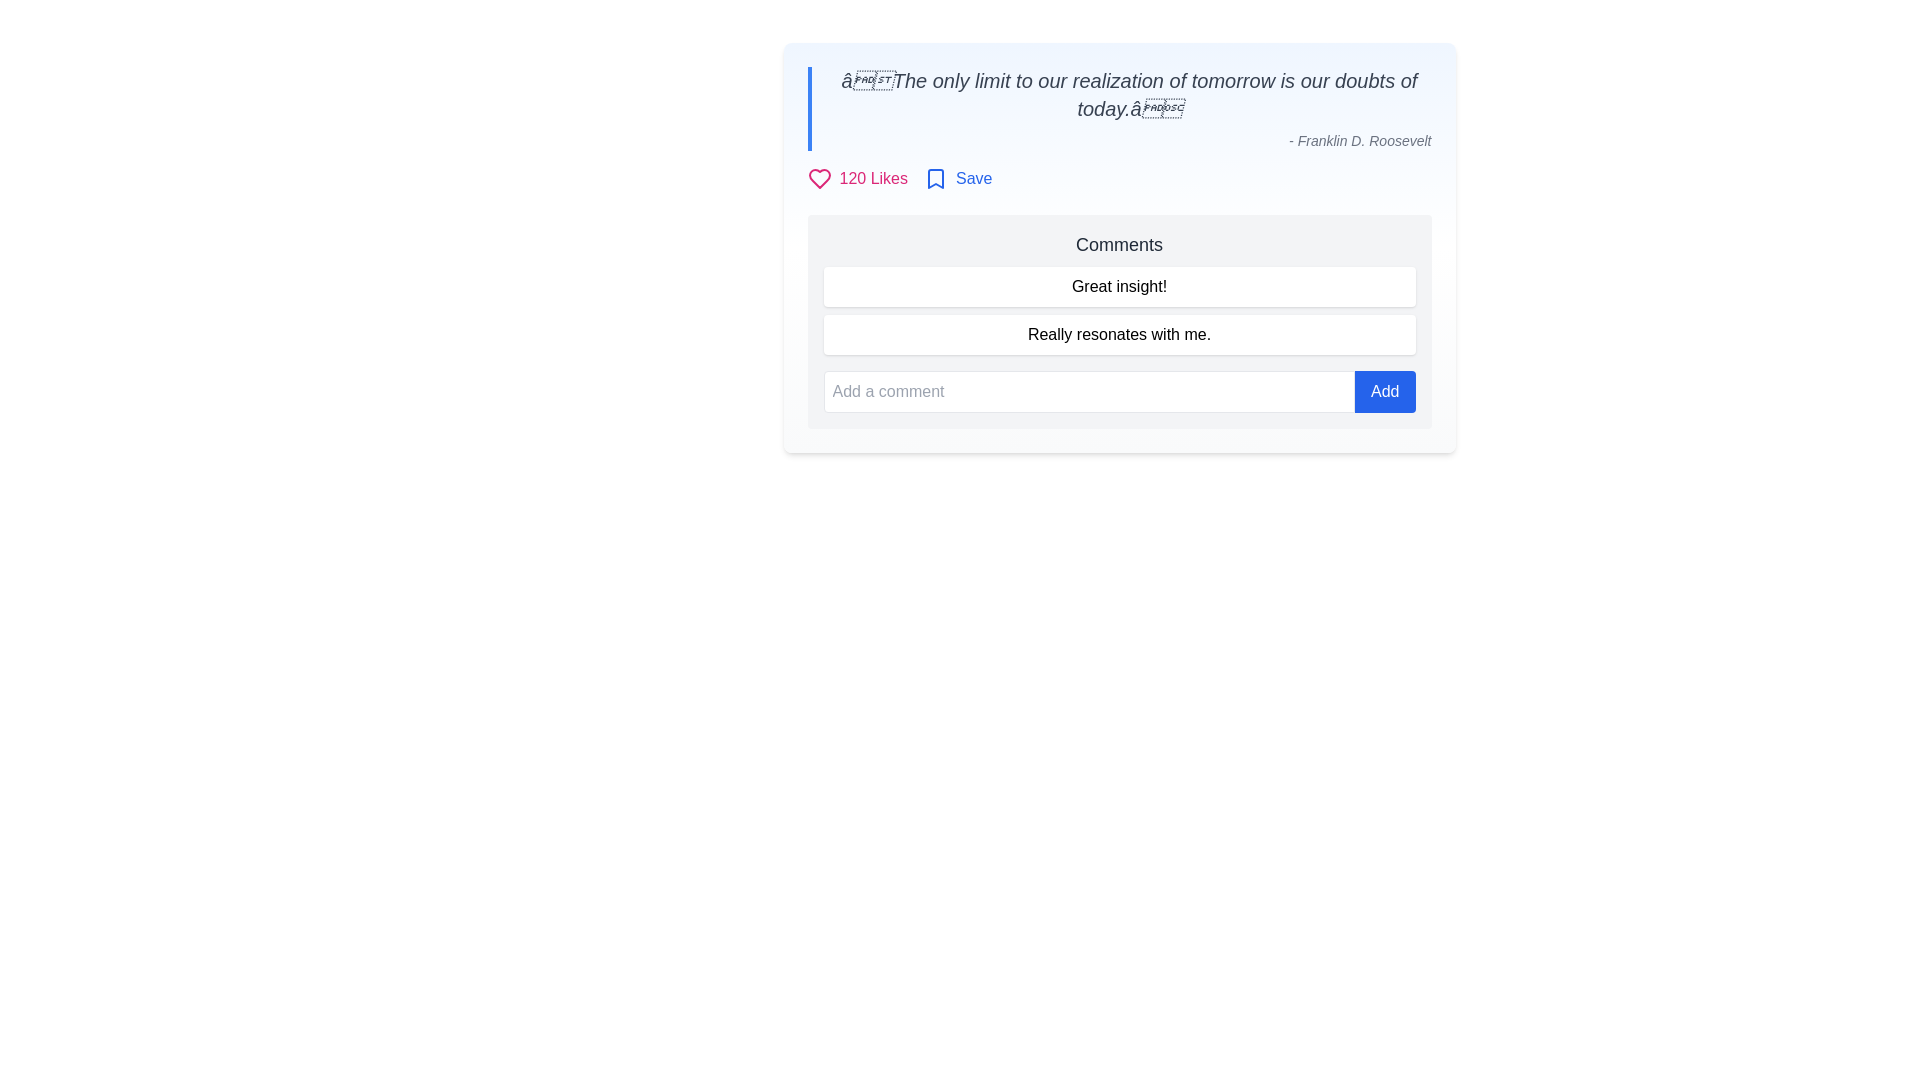  Describe the element at coordinates (957, 177) in the screenshot. I see `the blue 'Save' button with a bookmark icon located to the right of the '120 Likes' section, centered vertically within the quote display area` at that location.